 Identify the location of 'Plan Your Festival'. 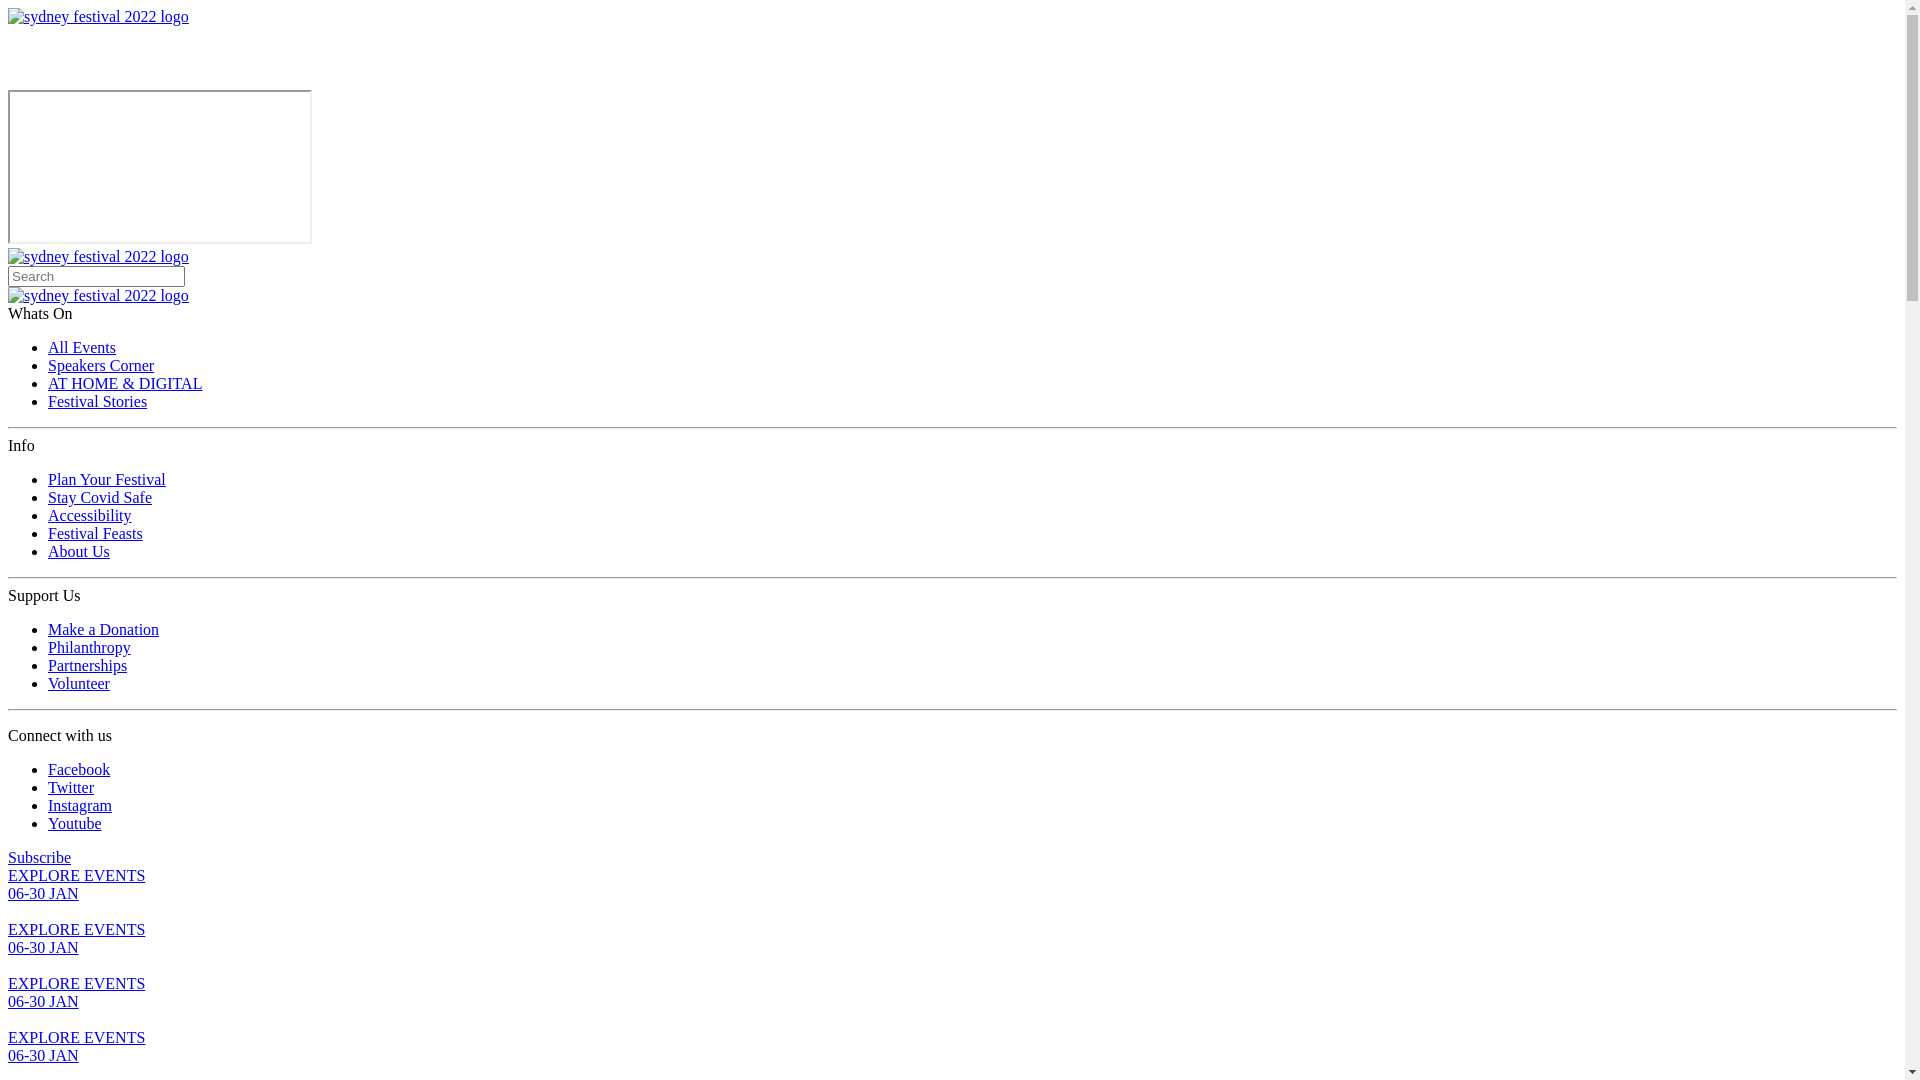
(105, 479).